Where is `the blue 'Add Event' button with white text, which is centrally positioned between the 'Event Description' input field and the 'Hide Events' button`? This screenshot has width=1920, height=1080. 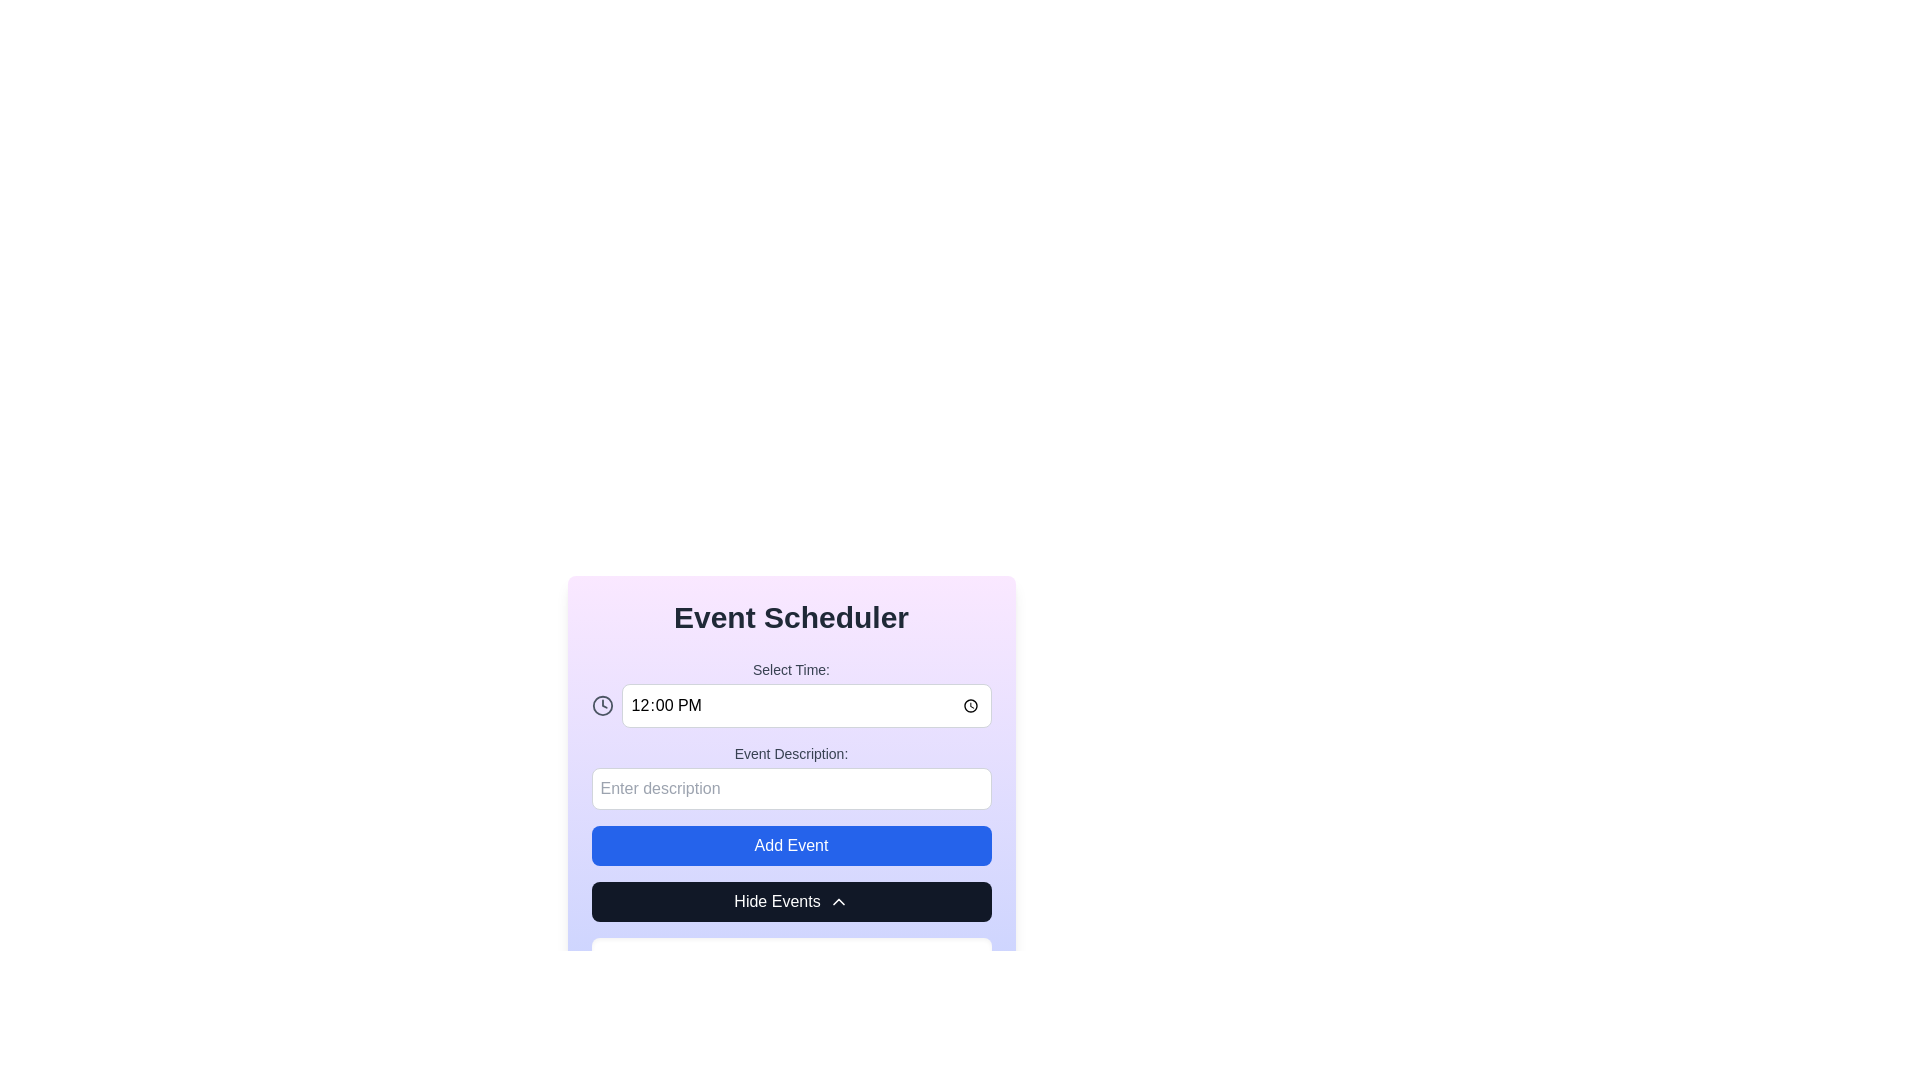 the blue 'Add Event' button with white text, which is centrally positioned between the 'Event Description' input field and the 'Hide Events' button is located at coordinates (790, 826).